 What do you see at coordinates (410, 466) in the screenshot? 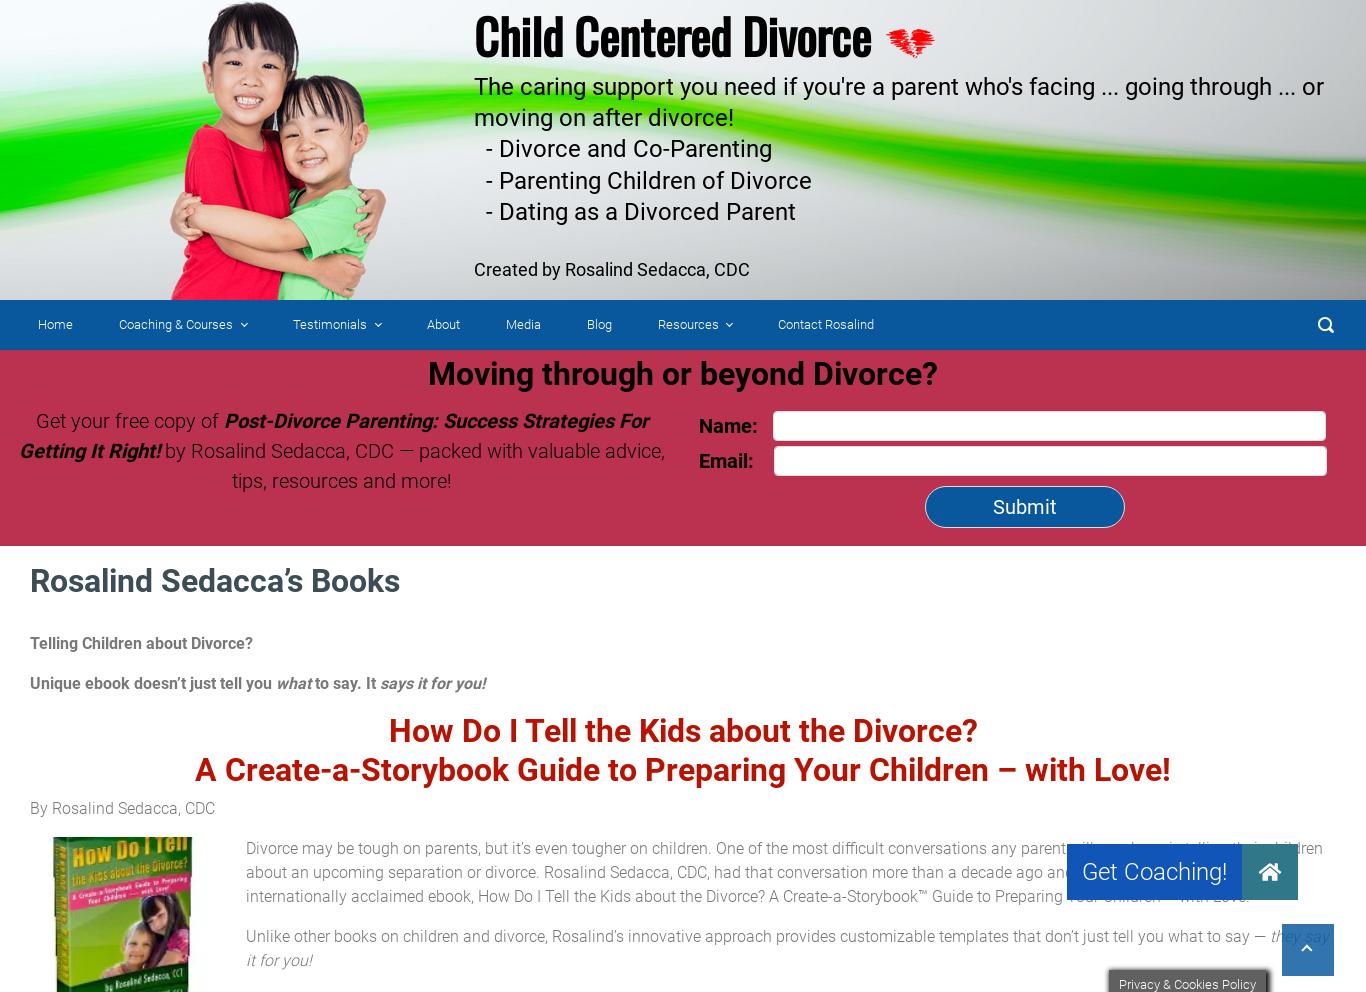
I see `'by Rosalind Sedacca, CDC —
packed with valuable advice, tips, resources and more!'` at bounding box center [410, 466].